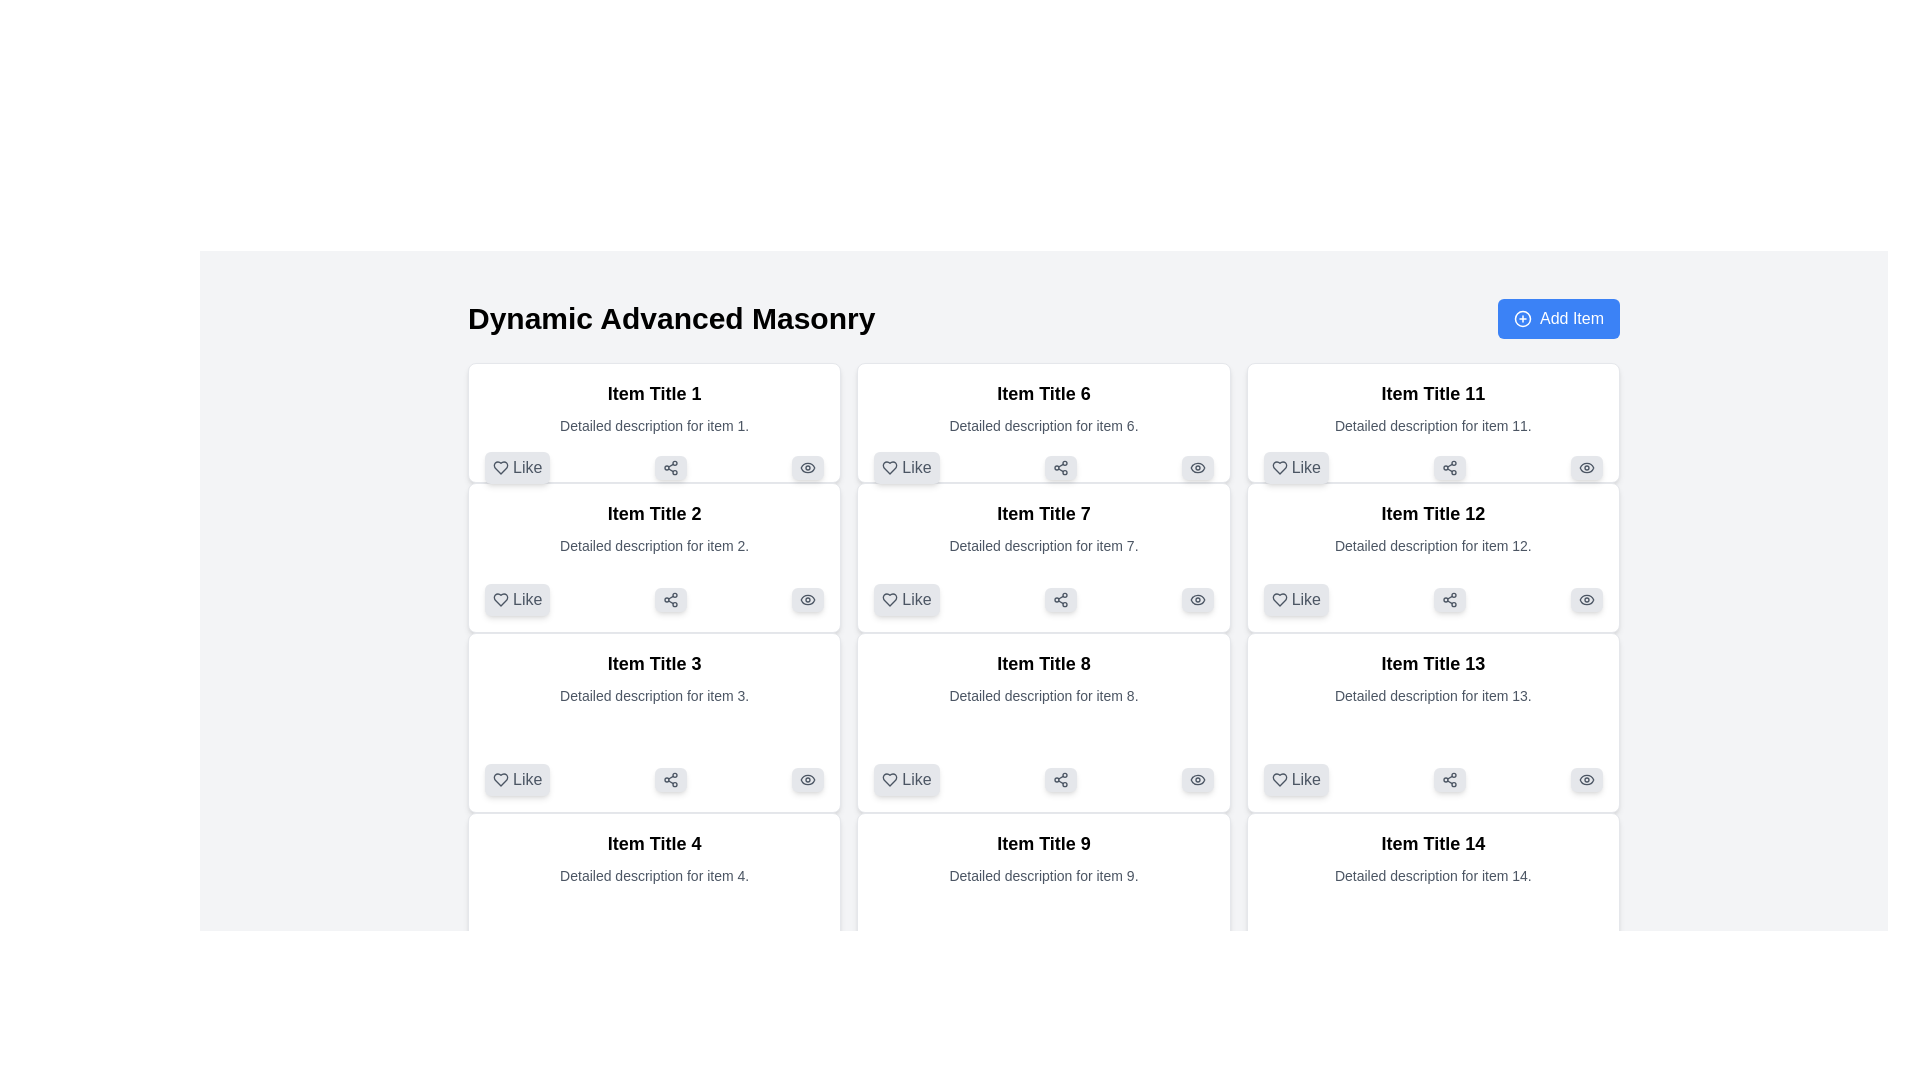 The image size is (1920, 1080). What do you see at coordinates (1042, 694) in the screenshot?
I see `descriptive text for 'Item Title 8', which is located directly below the title text in the middle column and third row of the grid layout` at bounding box center [1042, 694].